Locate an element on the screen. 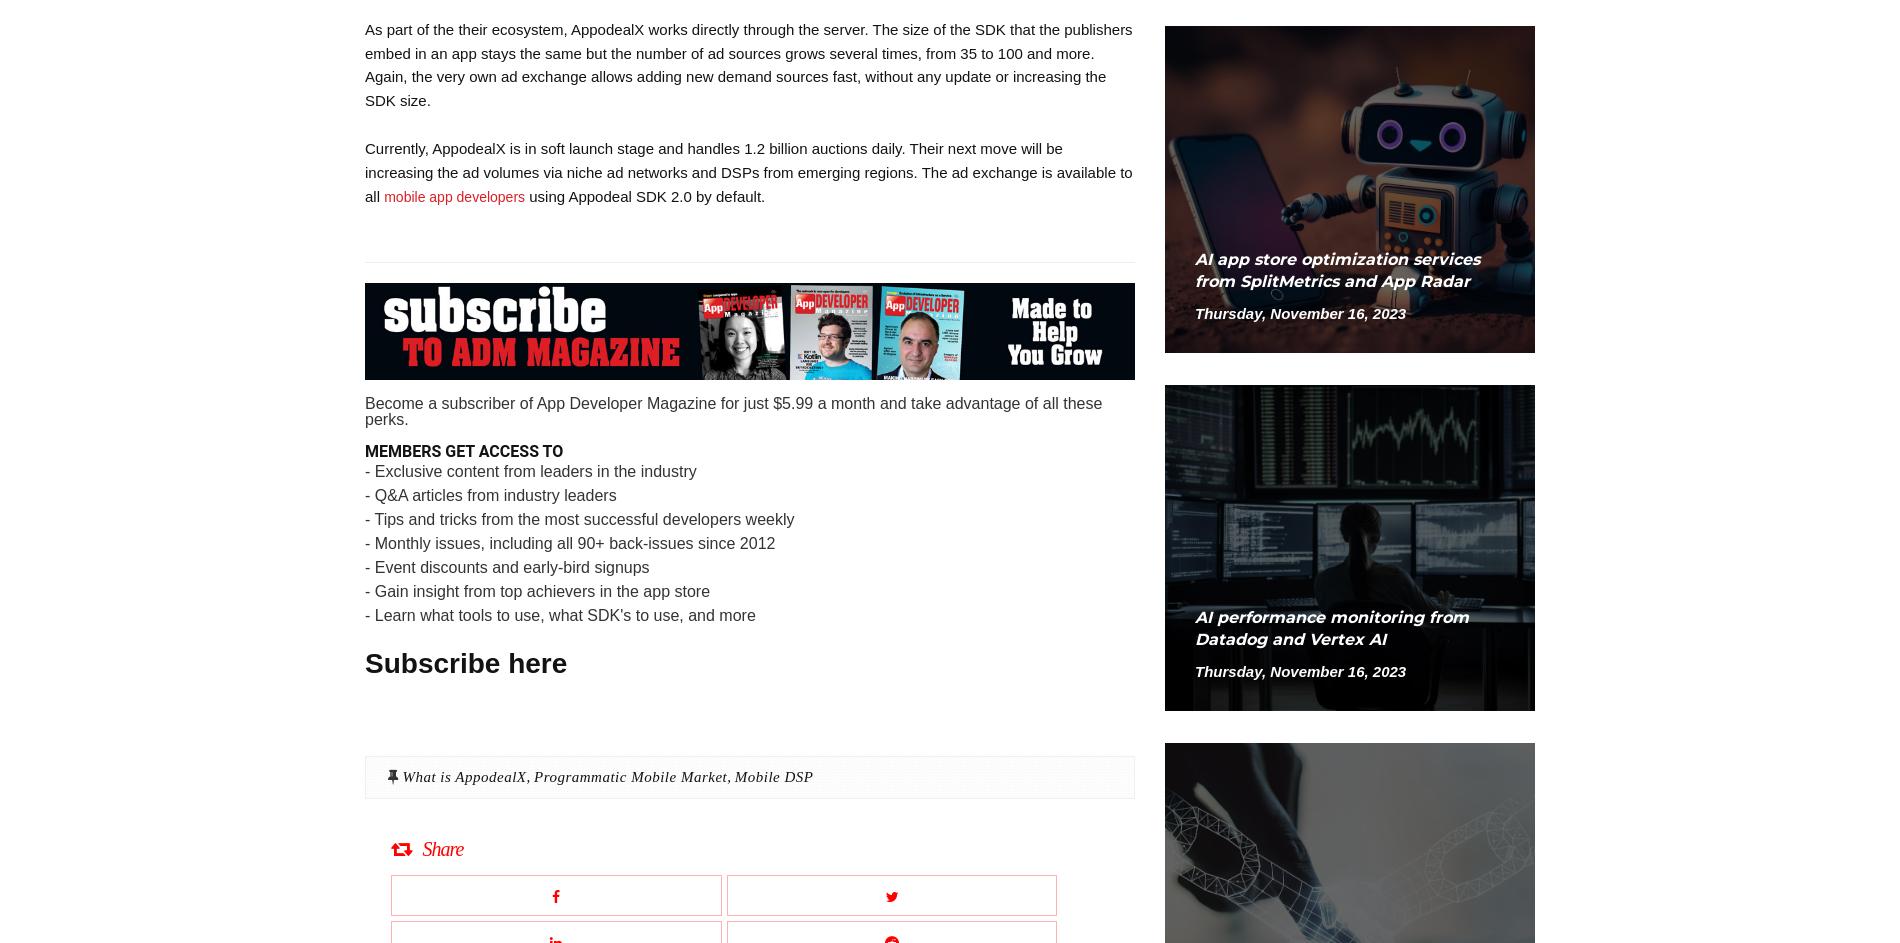  '- Tips and tricks from the most successful developers weekly' is located at coordinates (363, 517).